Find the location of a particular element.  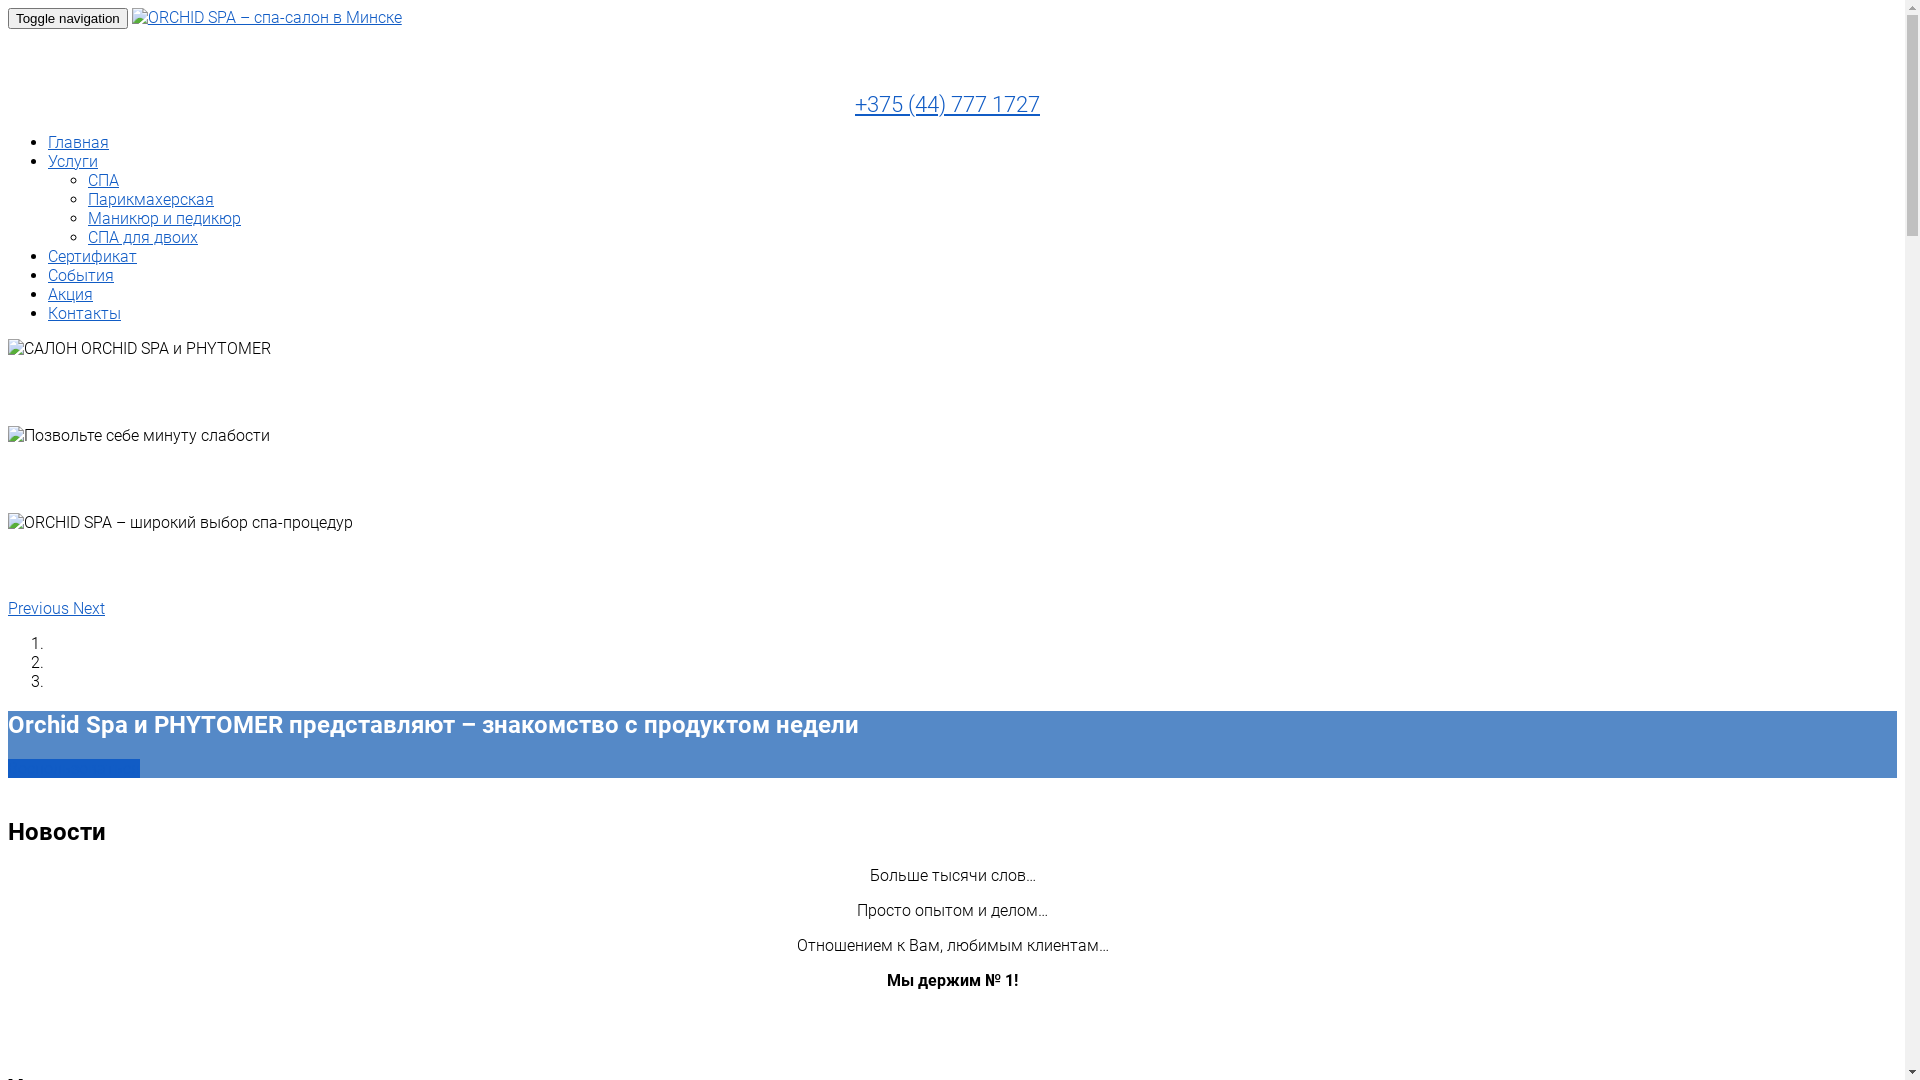

'Toggle navigation' is located at coordinates (67, 18).